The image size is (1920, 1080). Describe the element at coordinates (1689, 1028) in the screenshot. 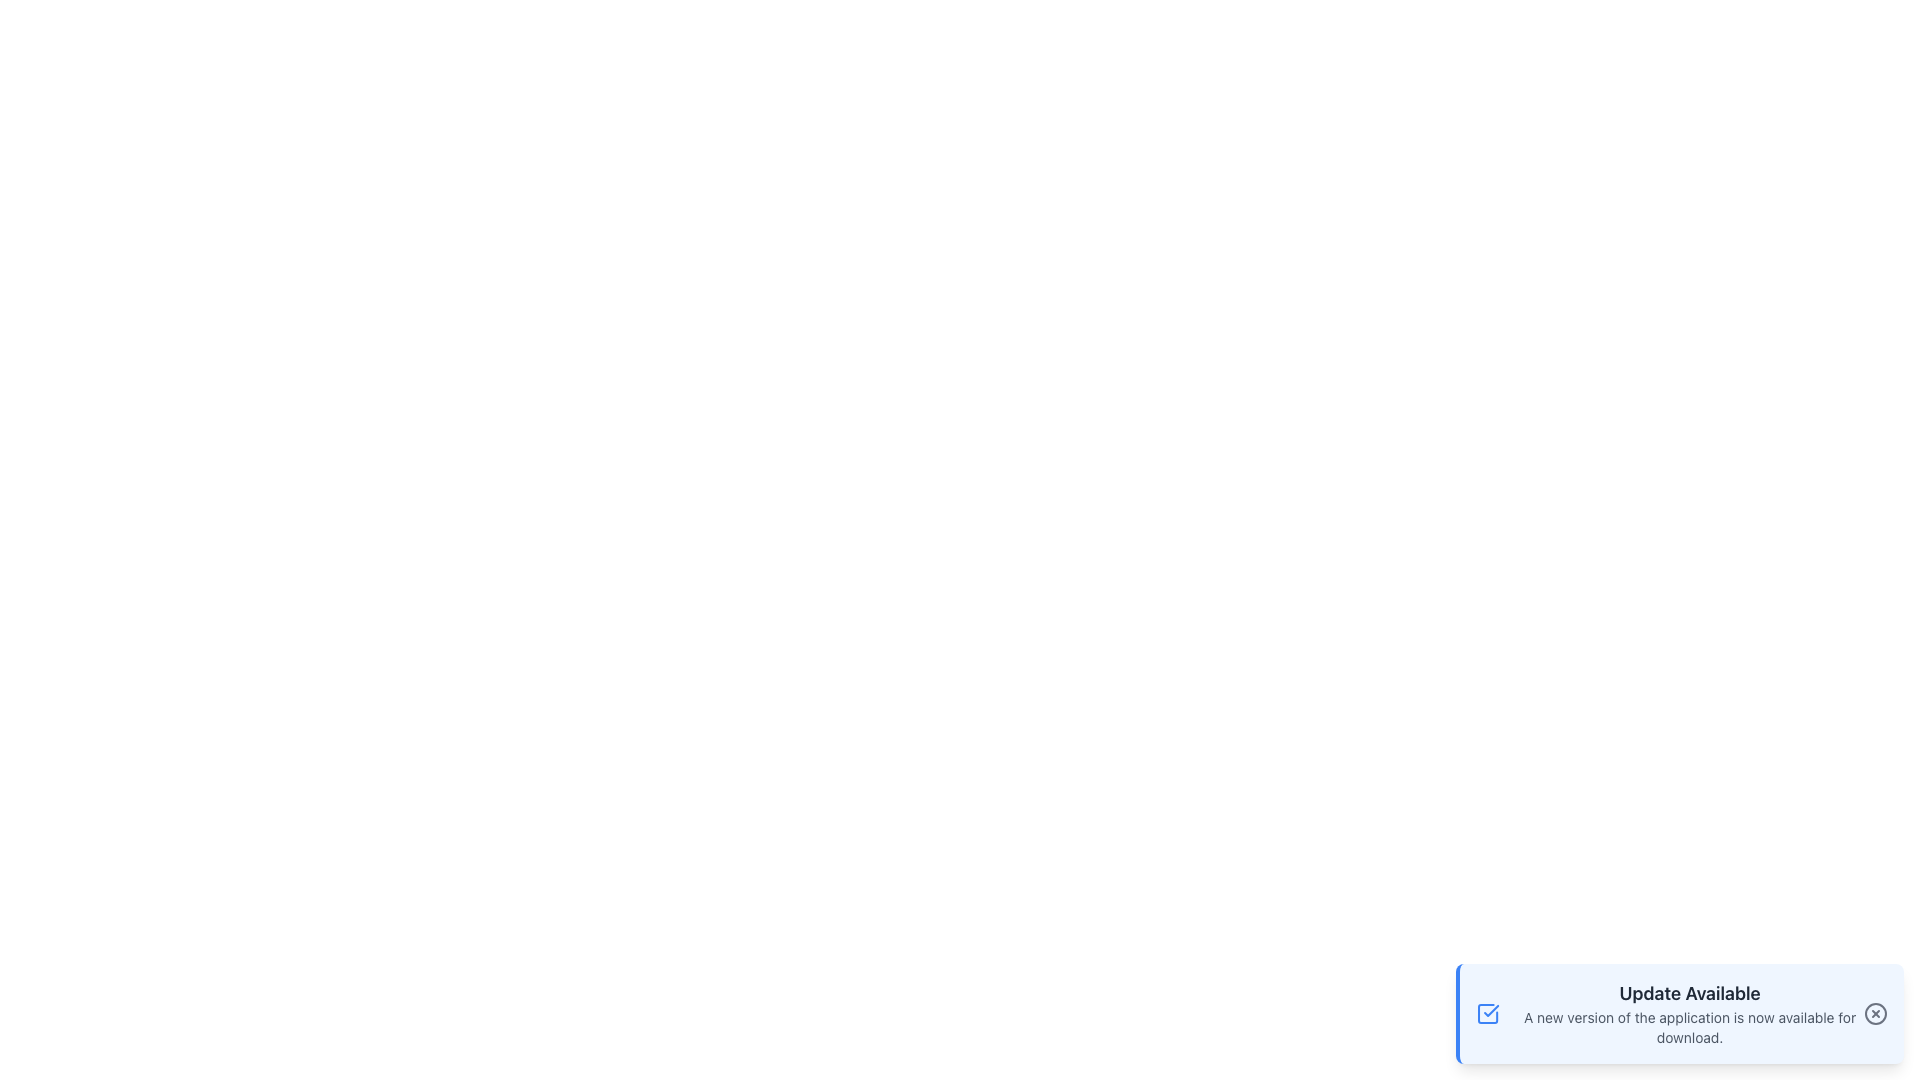

I see `the static textual content that displays the message 'A new version of the application is now available for download.' which is located under the 'Update Available' component` at that location.